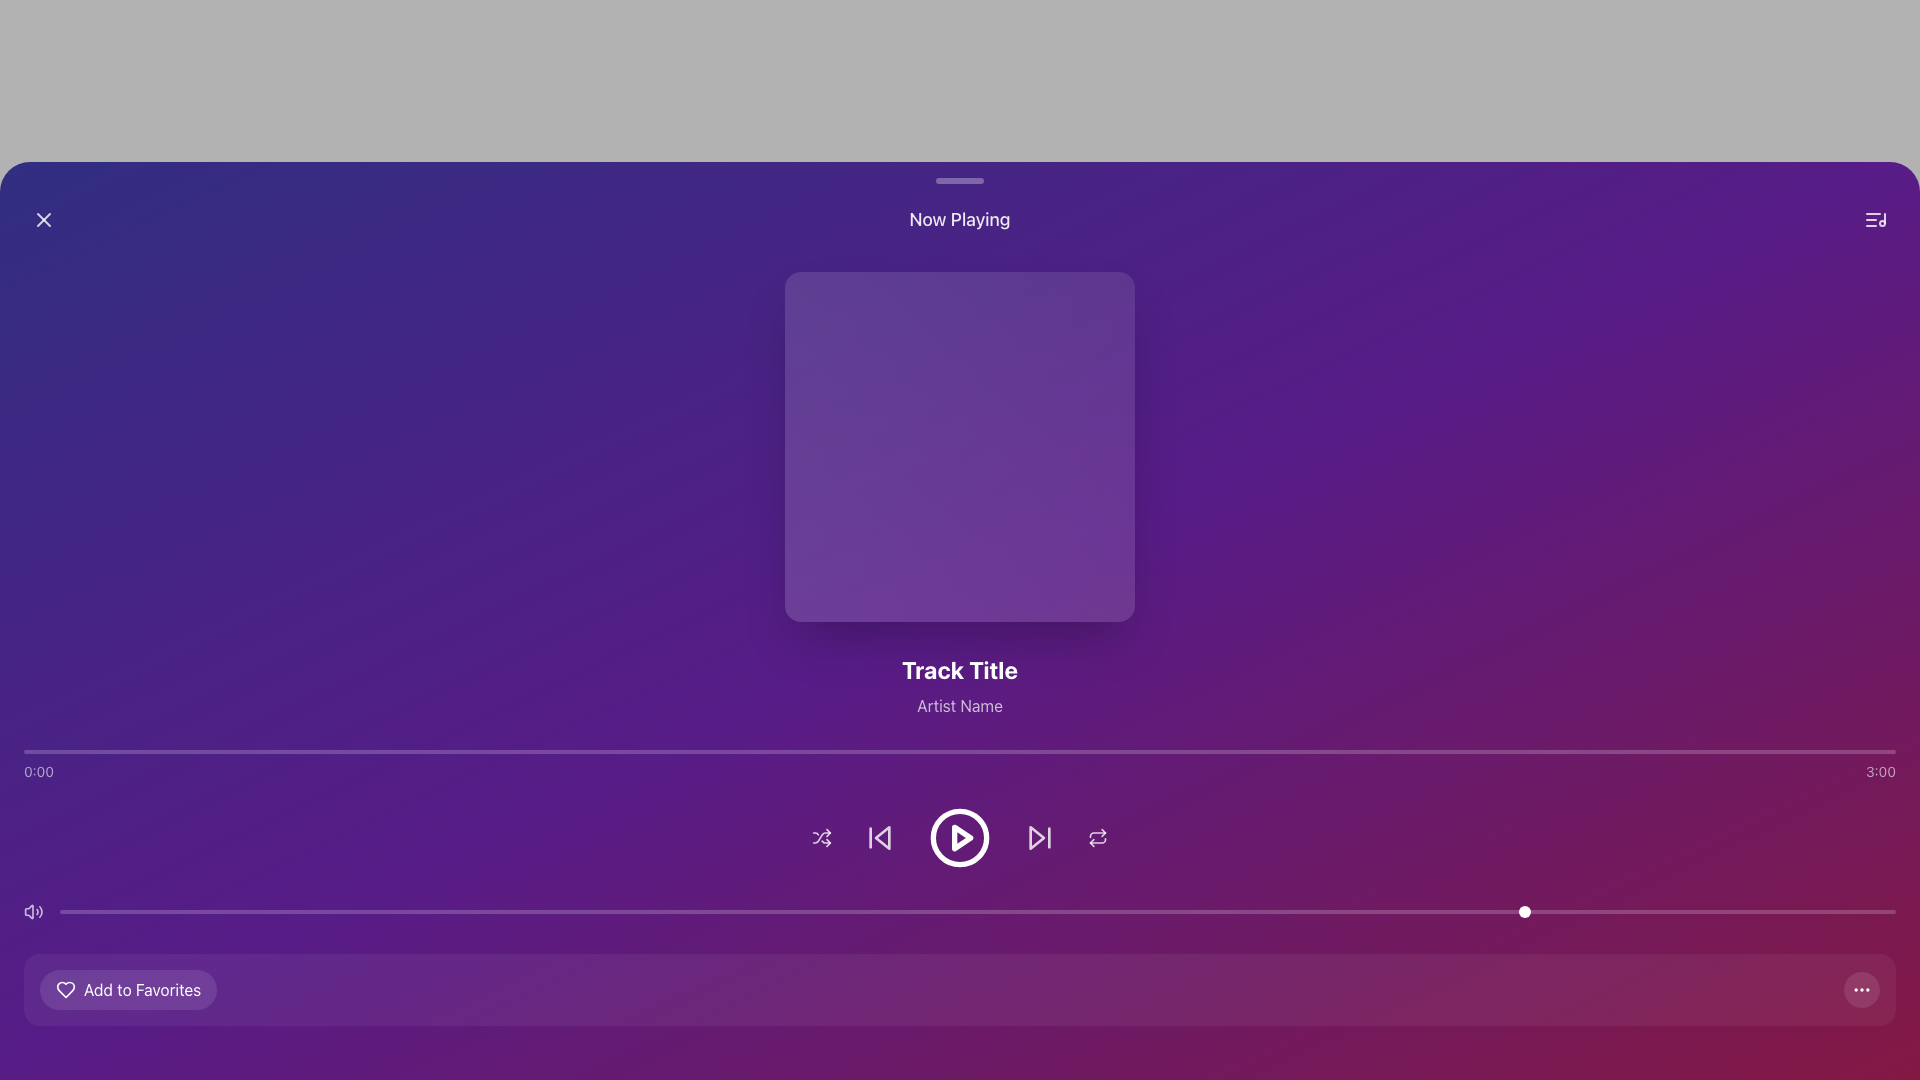 This screenshot has height=1080, width=1920. What do you see at coordinates (529, 752) in the screenshot?
I see `the playback progress` at bounding box center [529, 752].